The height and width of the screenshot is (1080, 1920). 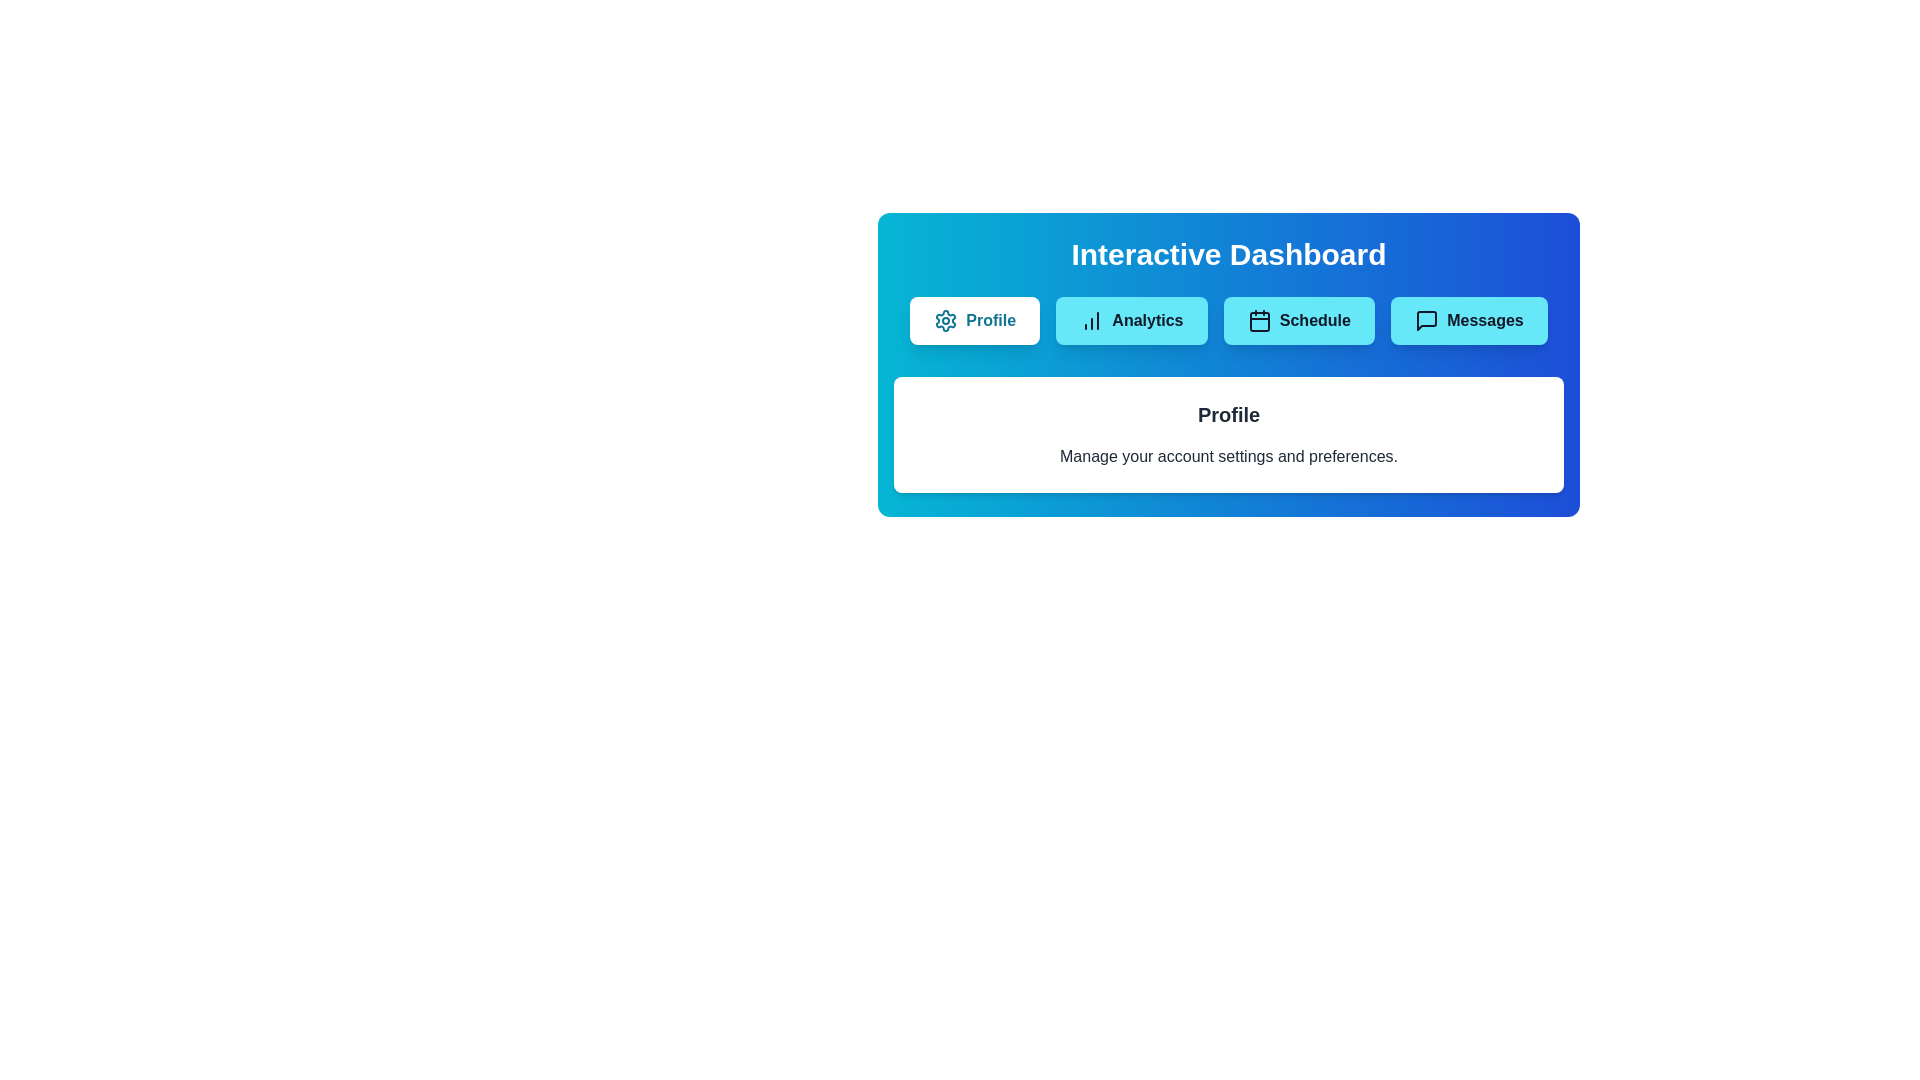 What do you see at coordinates (1132, 319) in the screenshot?
I see `the tab labeled Analytics to view its content` at bounding box center [1132, 319].